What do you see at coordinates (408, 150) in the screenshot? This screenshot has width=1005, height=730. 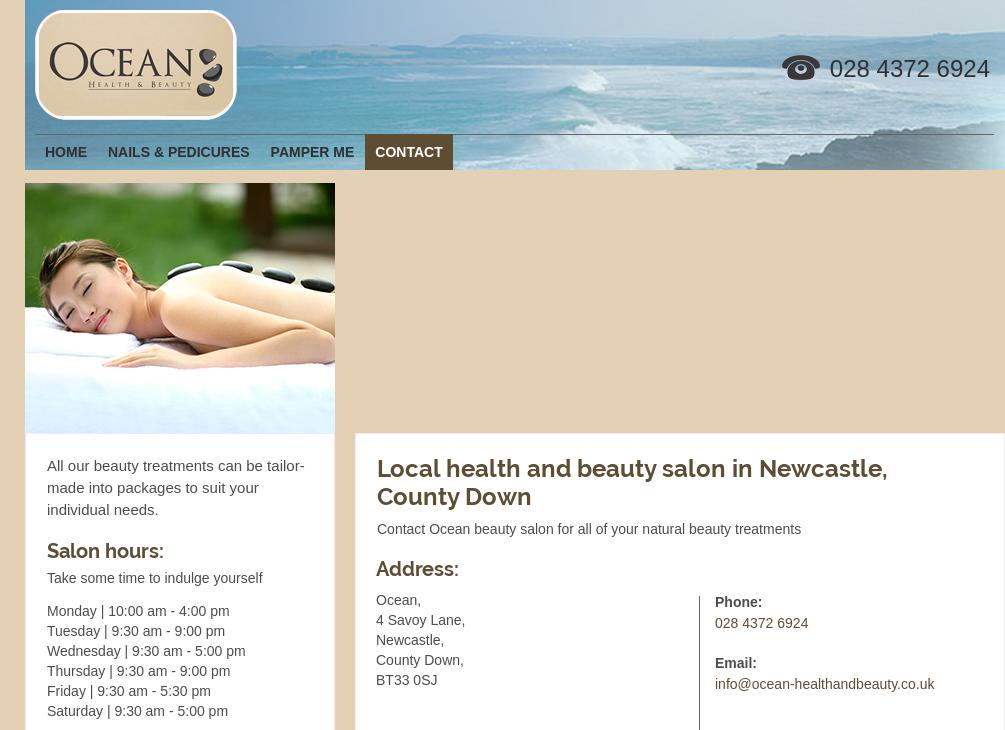 I see `'CONTACT'` at bounding box center [408, 150].